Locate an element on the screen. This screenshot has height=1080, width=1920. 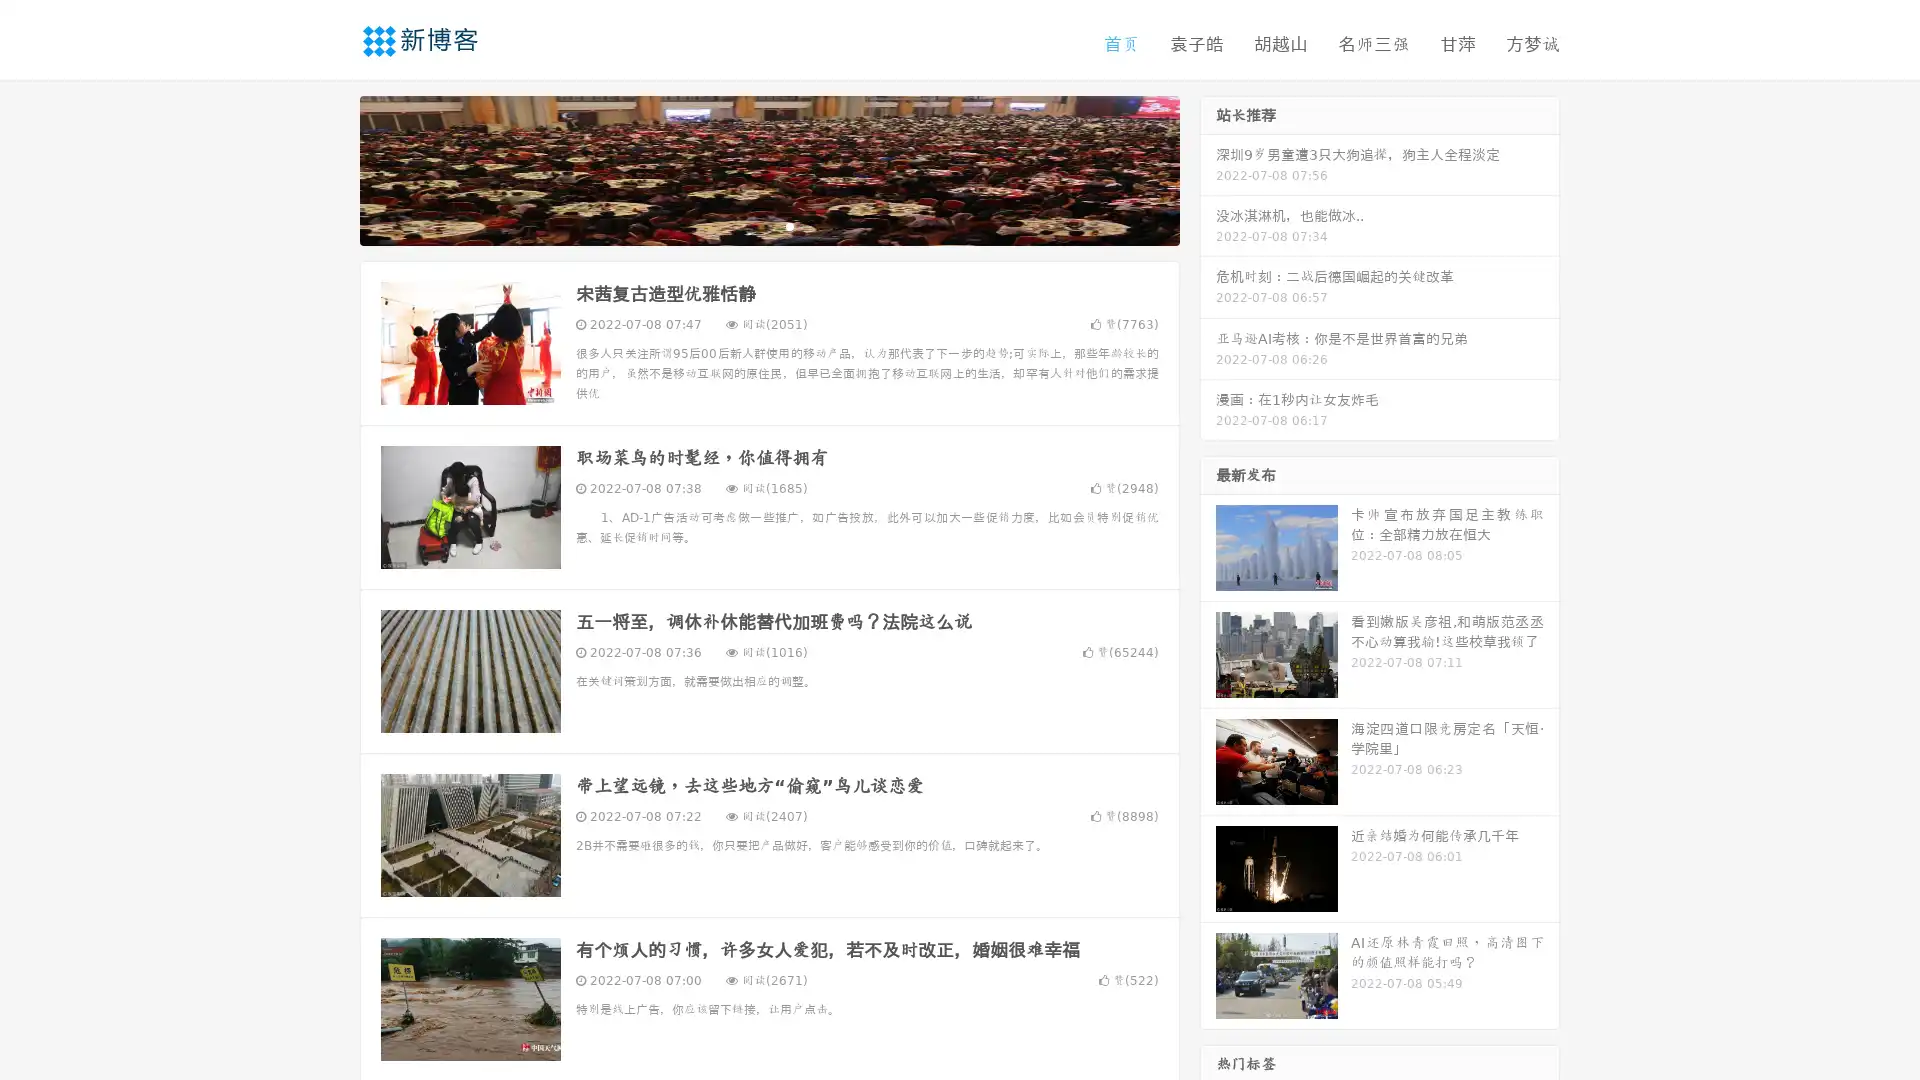
Go to slide 1 is located at coordinates (748, 225).